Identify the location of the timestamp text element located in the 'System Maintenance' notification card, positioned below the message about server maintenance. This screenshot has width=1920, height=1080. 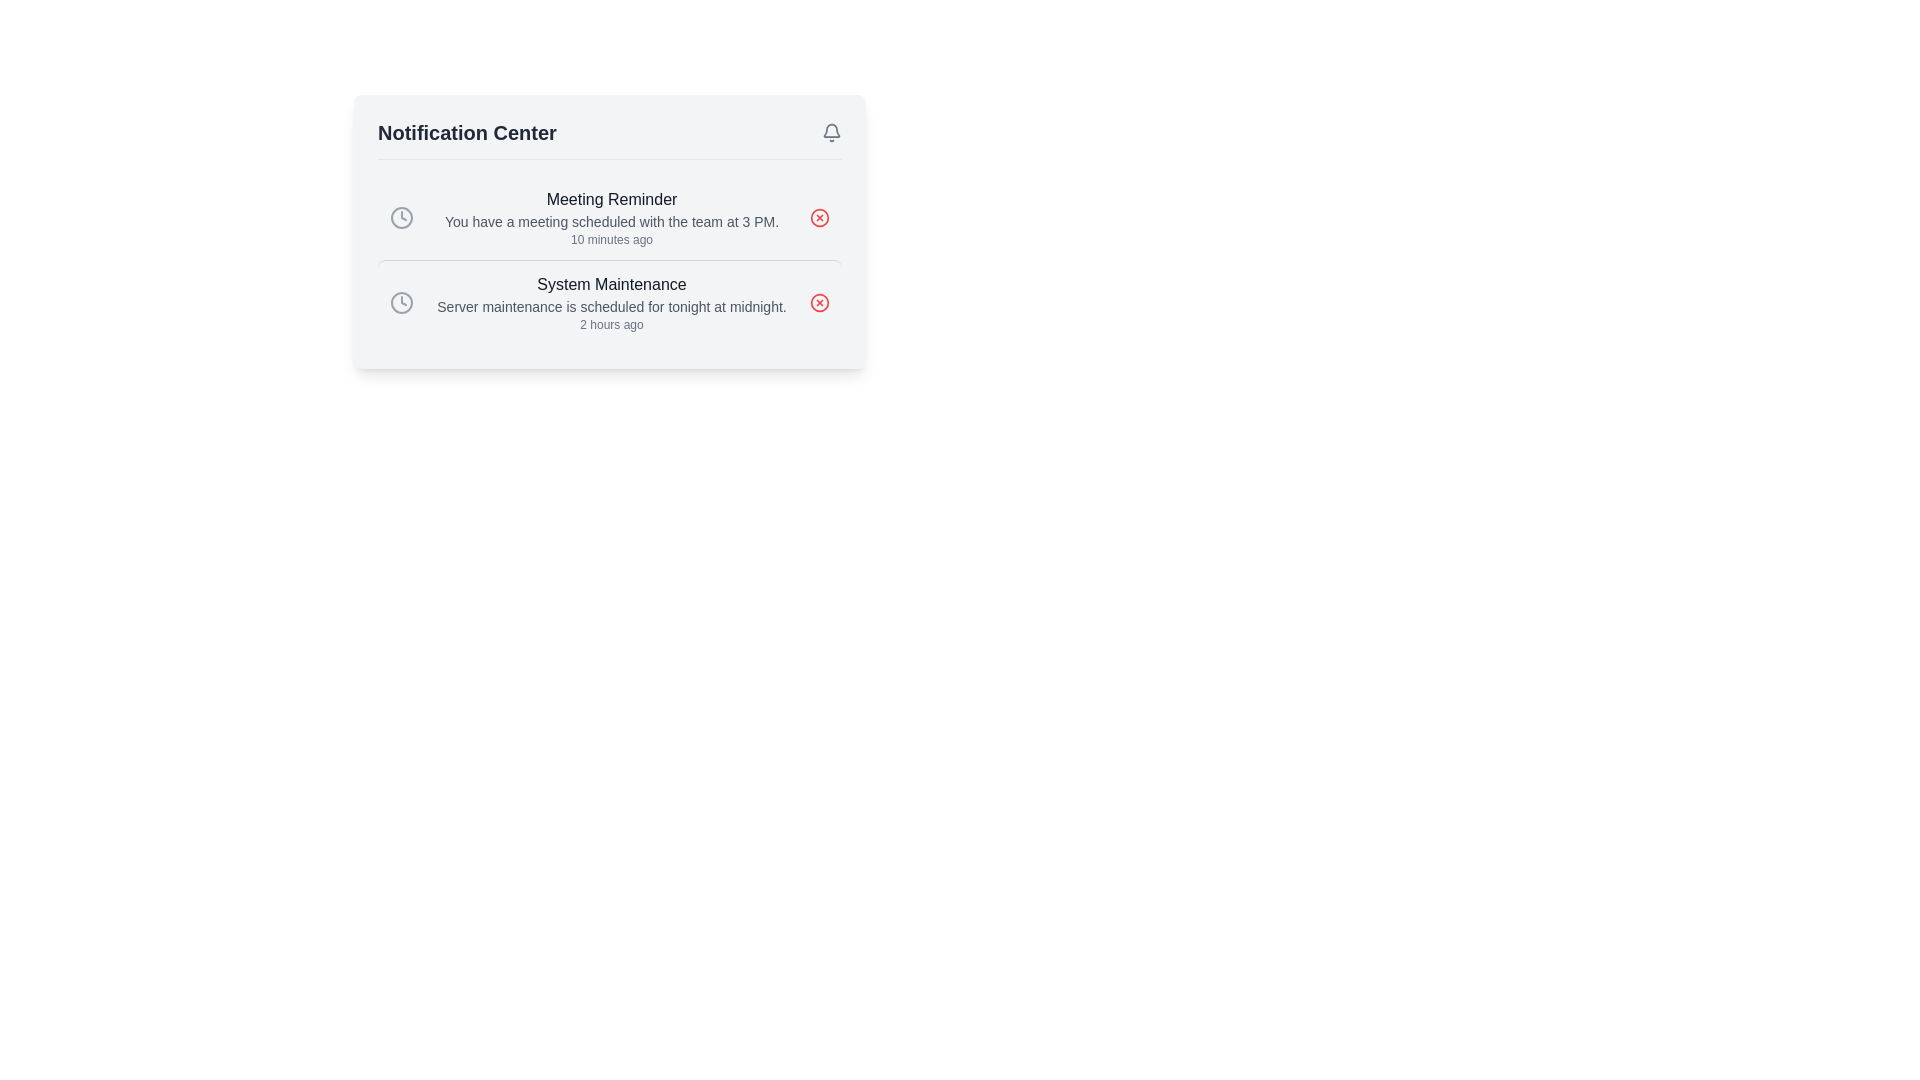
(610, 323).